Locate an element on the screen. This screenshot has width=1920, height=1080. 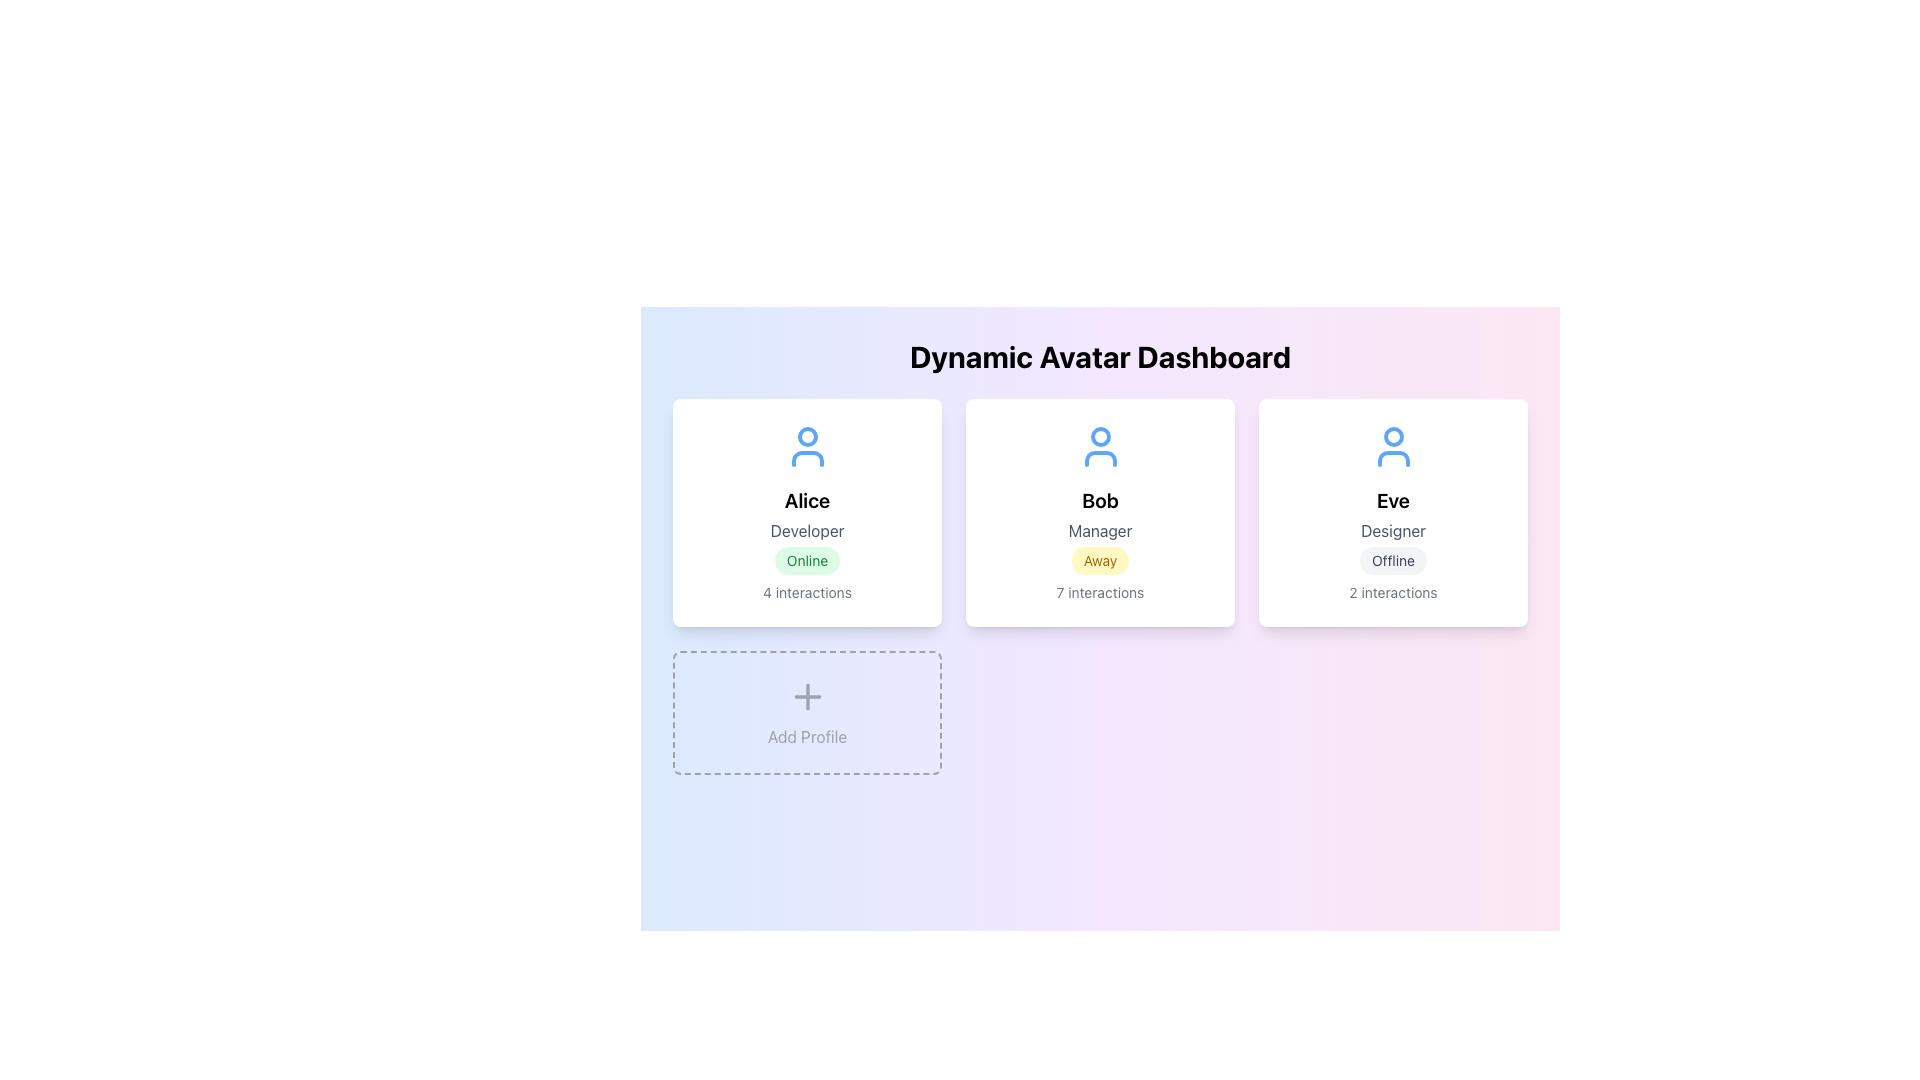
displayed text from the text label that indicates the name of the person or entity within the leftmost card, positioned below the user icon and above the 'Developer' and 'Online' elements is located at coordinates (807, 500).